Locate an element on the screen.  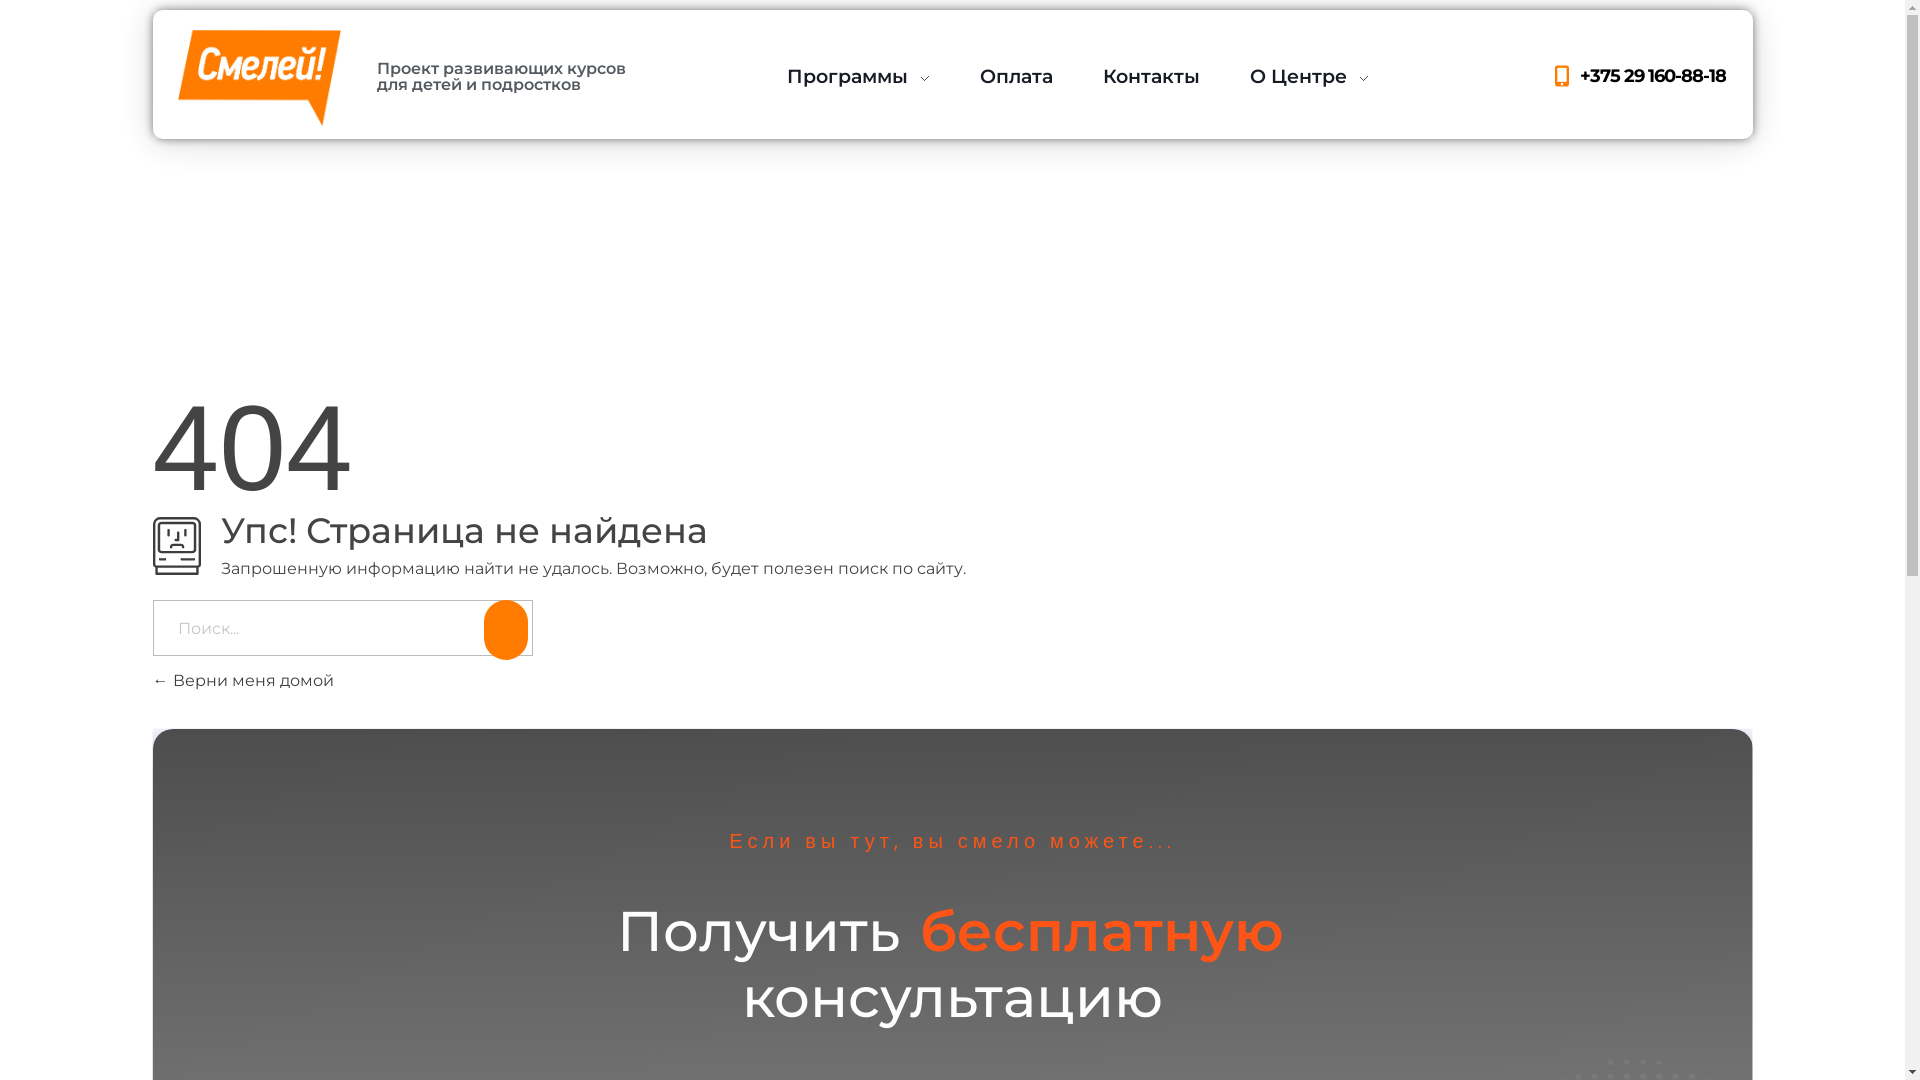
'+375 29 160-88-18' is located at coordinates (1547, 75).